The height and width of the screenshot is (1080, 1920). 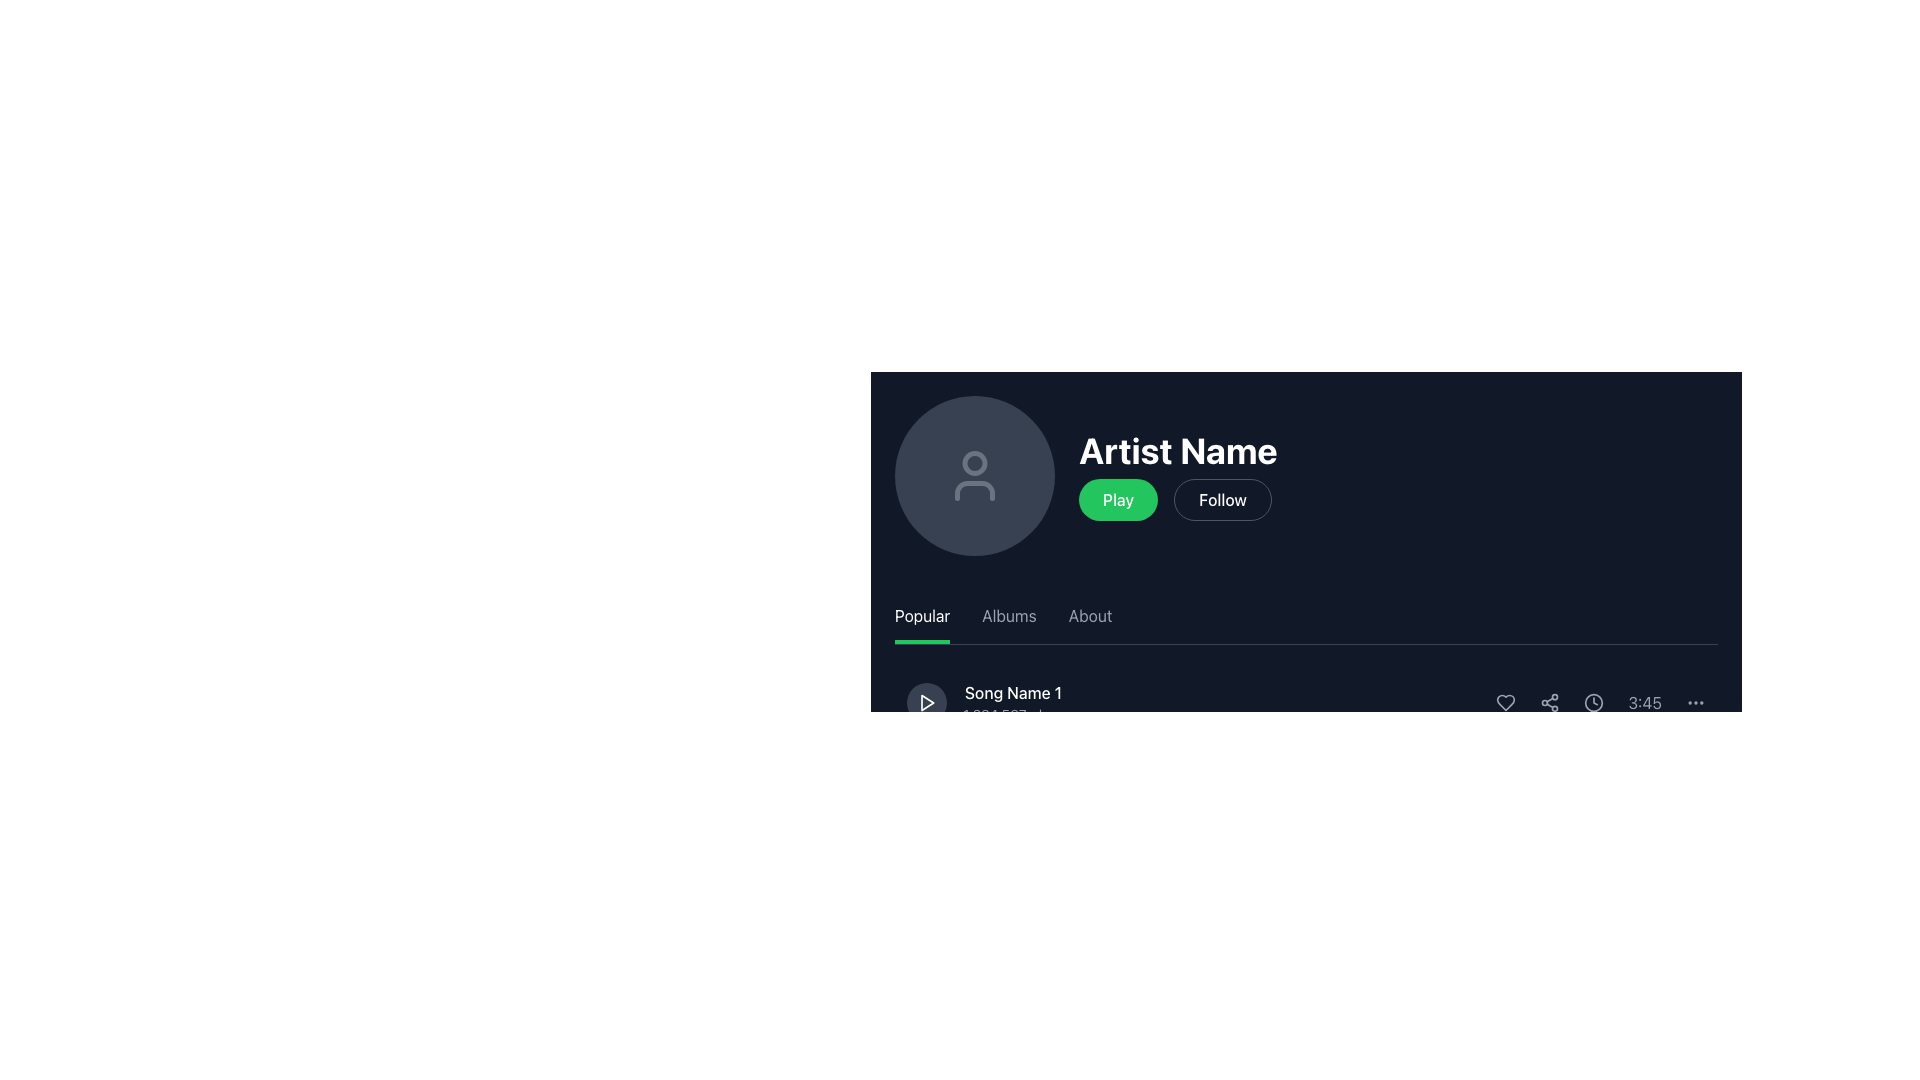 What do you see at coordinates (1506, 701) in the screenshot?
I see `the heart button, which is the first icon in the row at the bottom right of the song item display` at bounding box center [1506, 701].